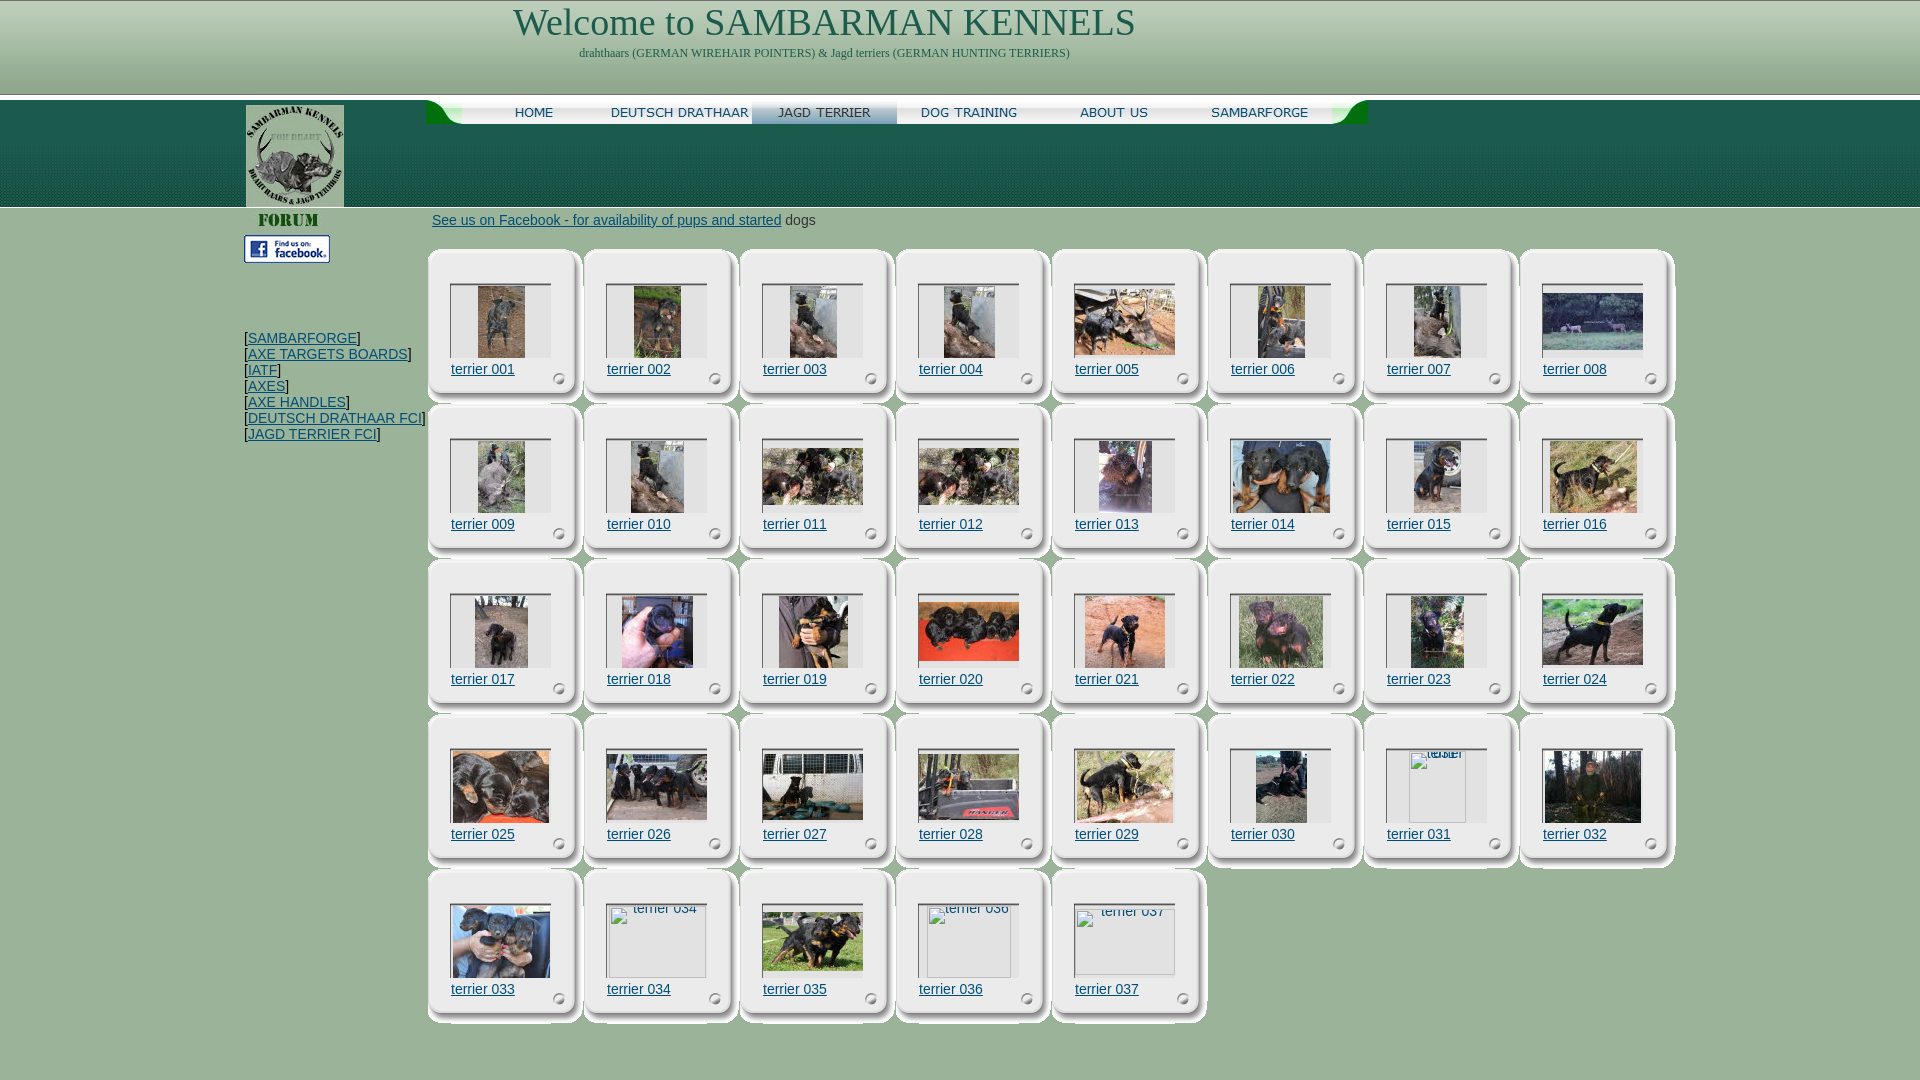 The image size is (1920, 1080). Describe the element at coordinates (1074, 523) in the screenshot. I see `'terrier 013'` at that location.